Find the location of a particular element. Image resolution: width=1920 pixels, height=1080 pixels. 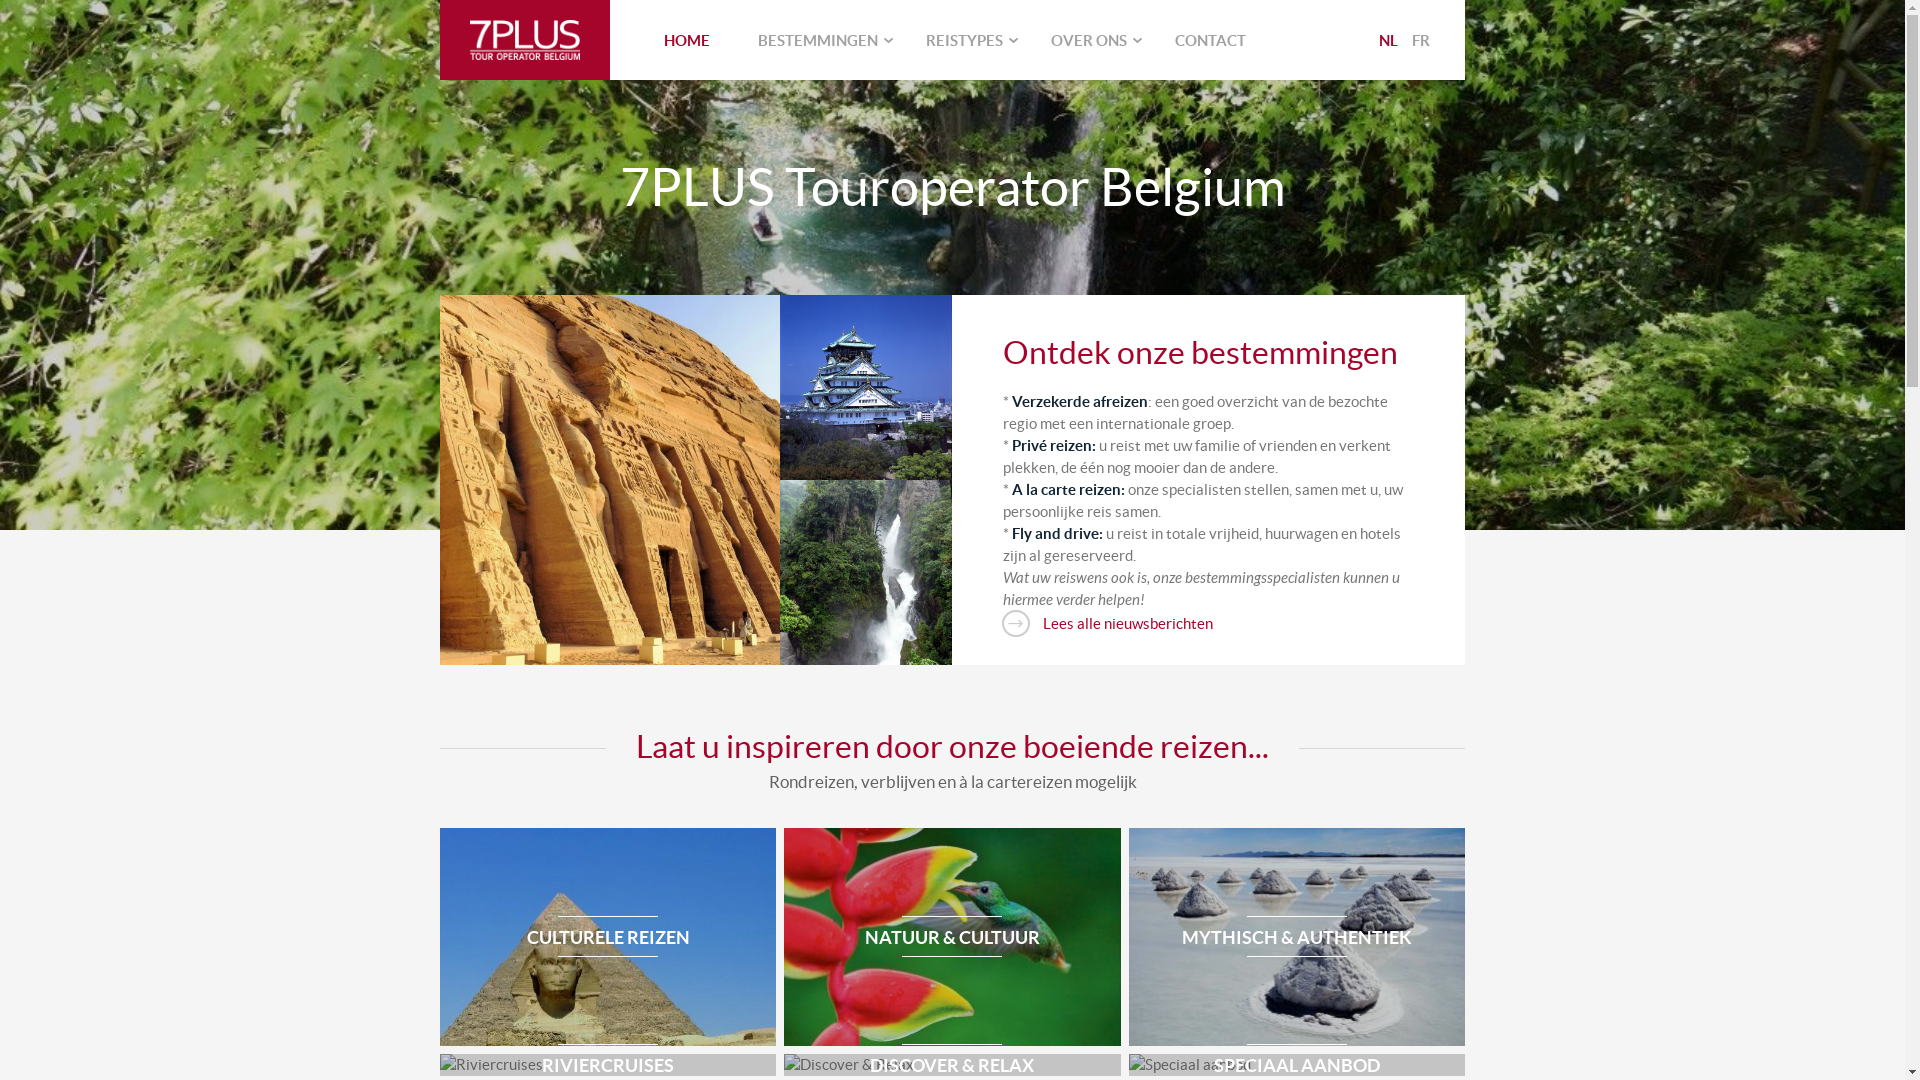

'Lees alle nieuwsberichten' is located at coordinates (1106, 623).